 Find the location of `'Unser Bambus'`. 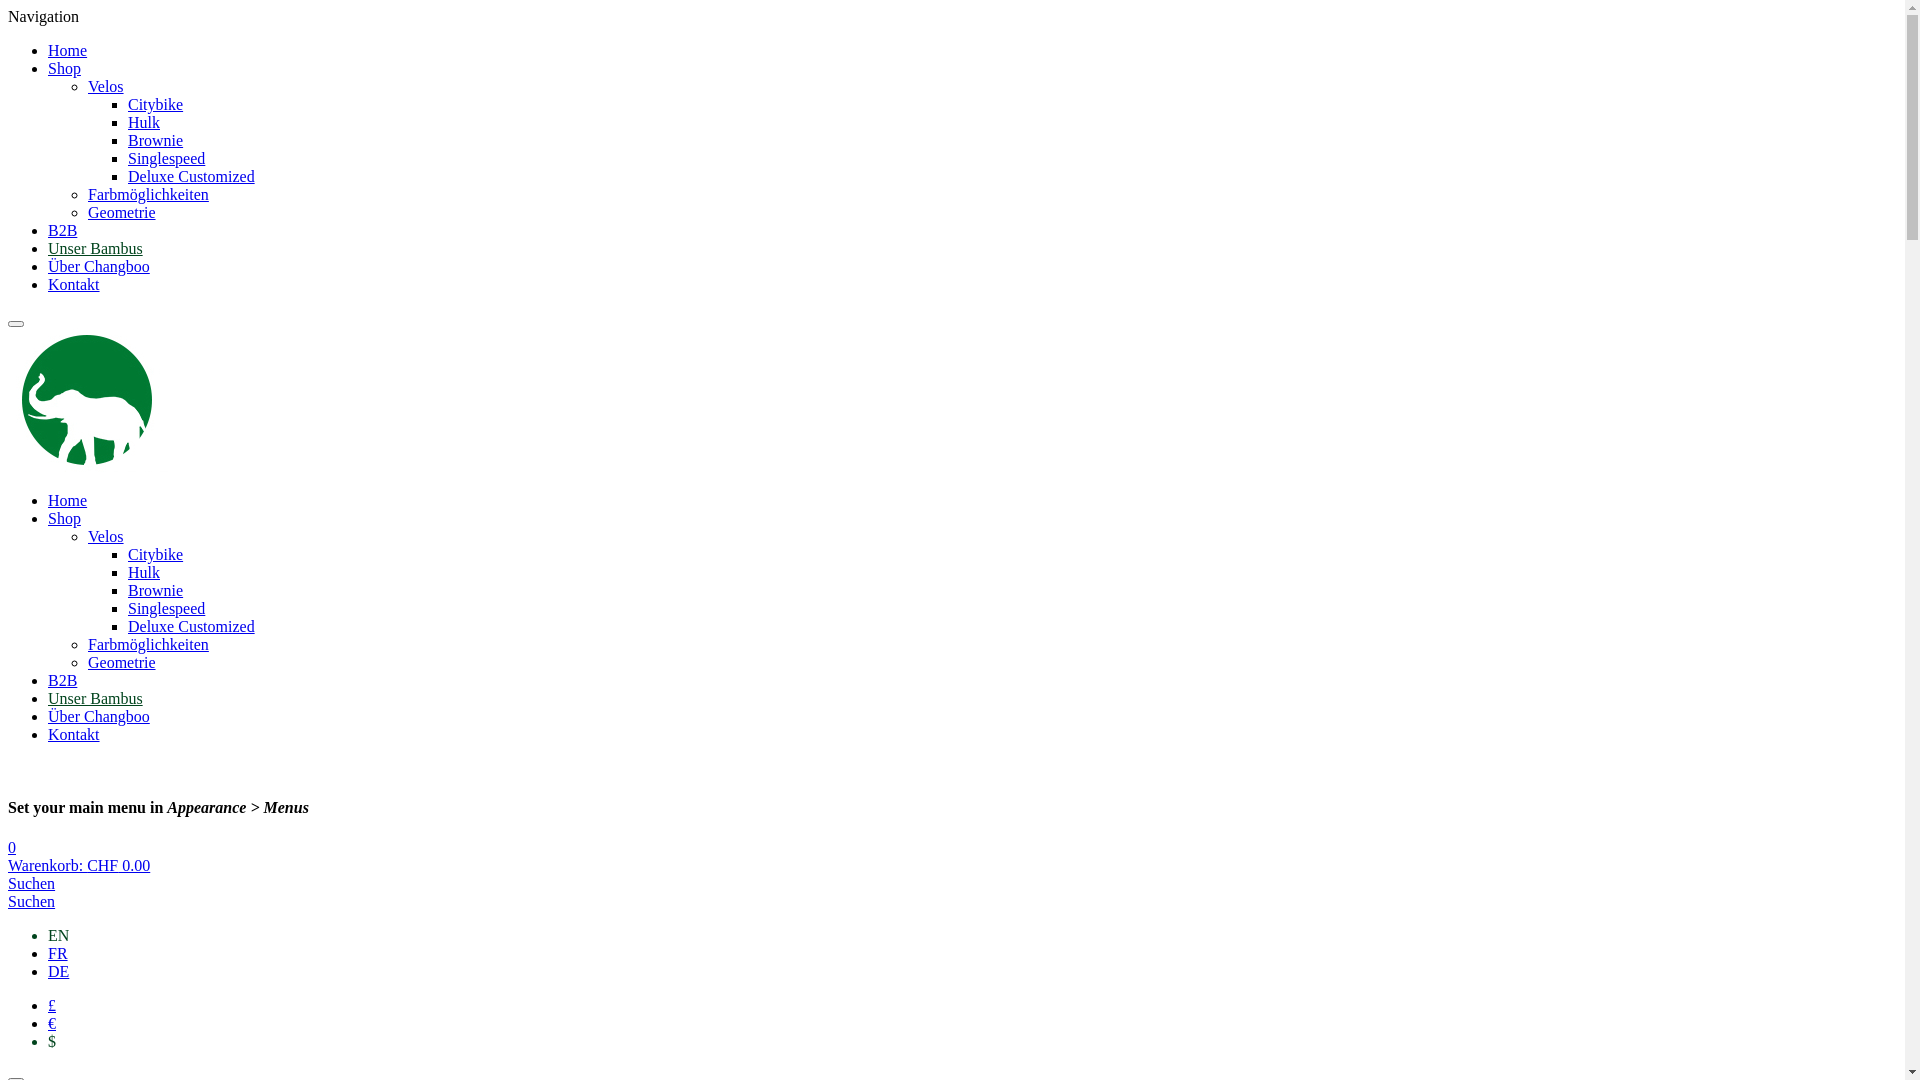

'Unser Bambus' is located at coordinates (94, 697).